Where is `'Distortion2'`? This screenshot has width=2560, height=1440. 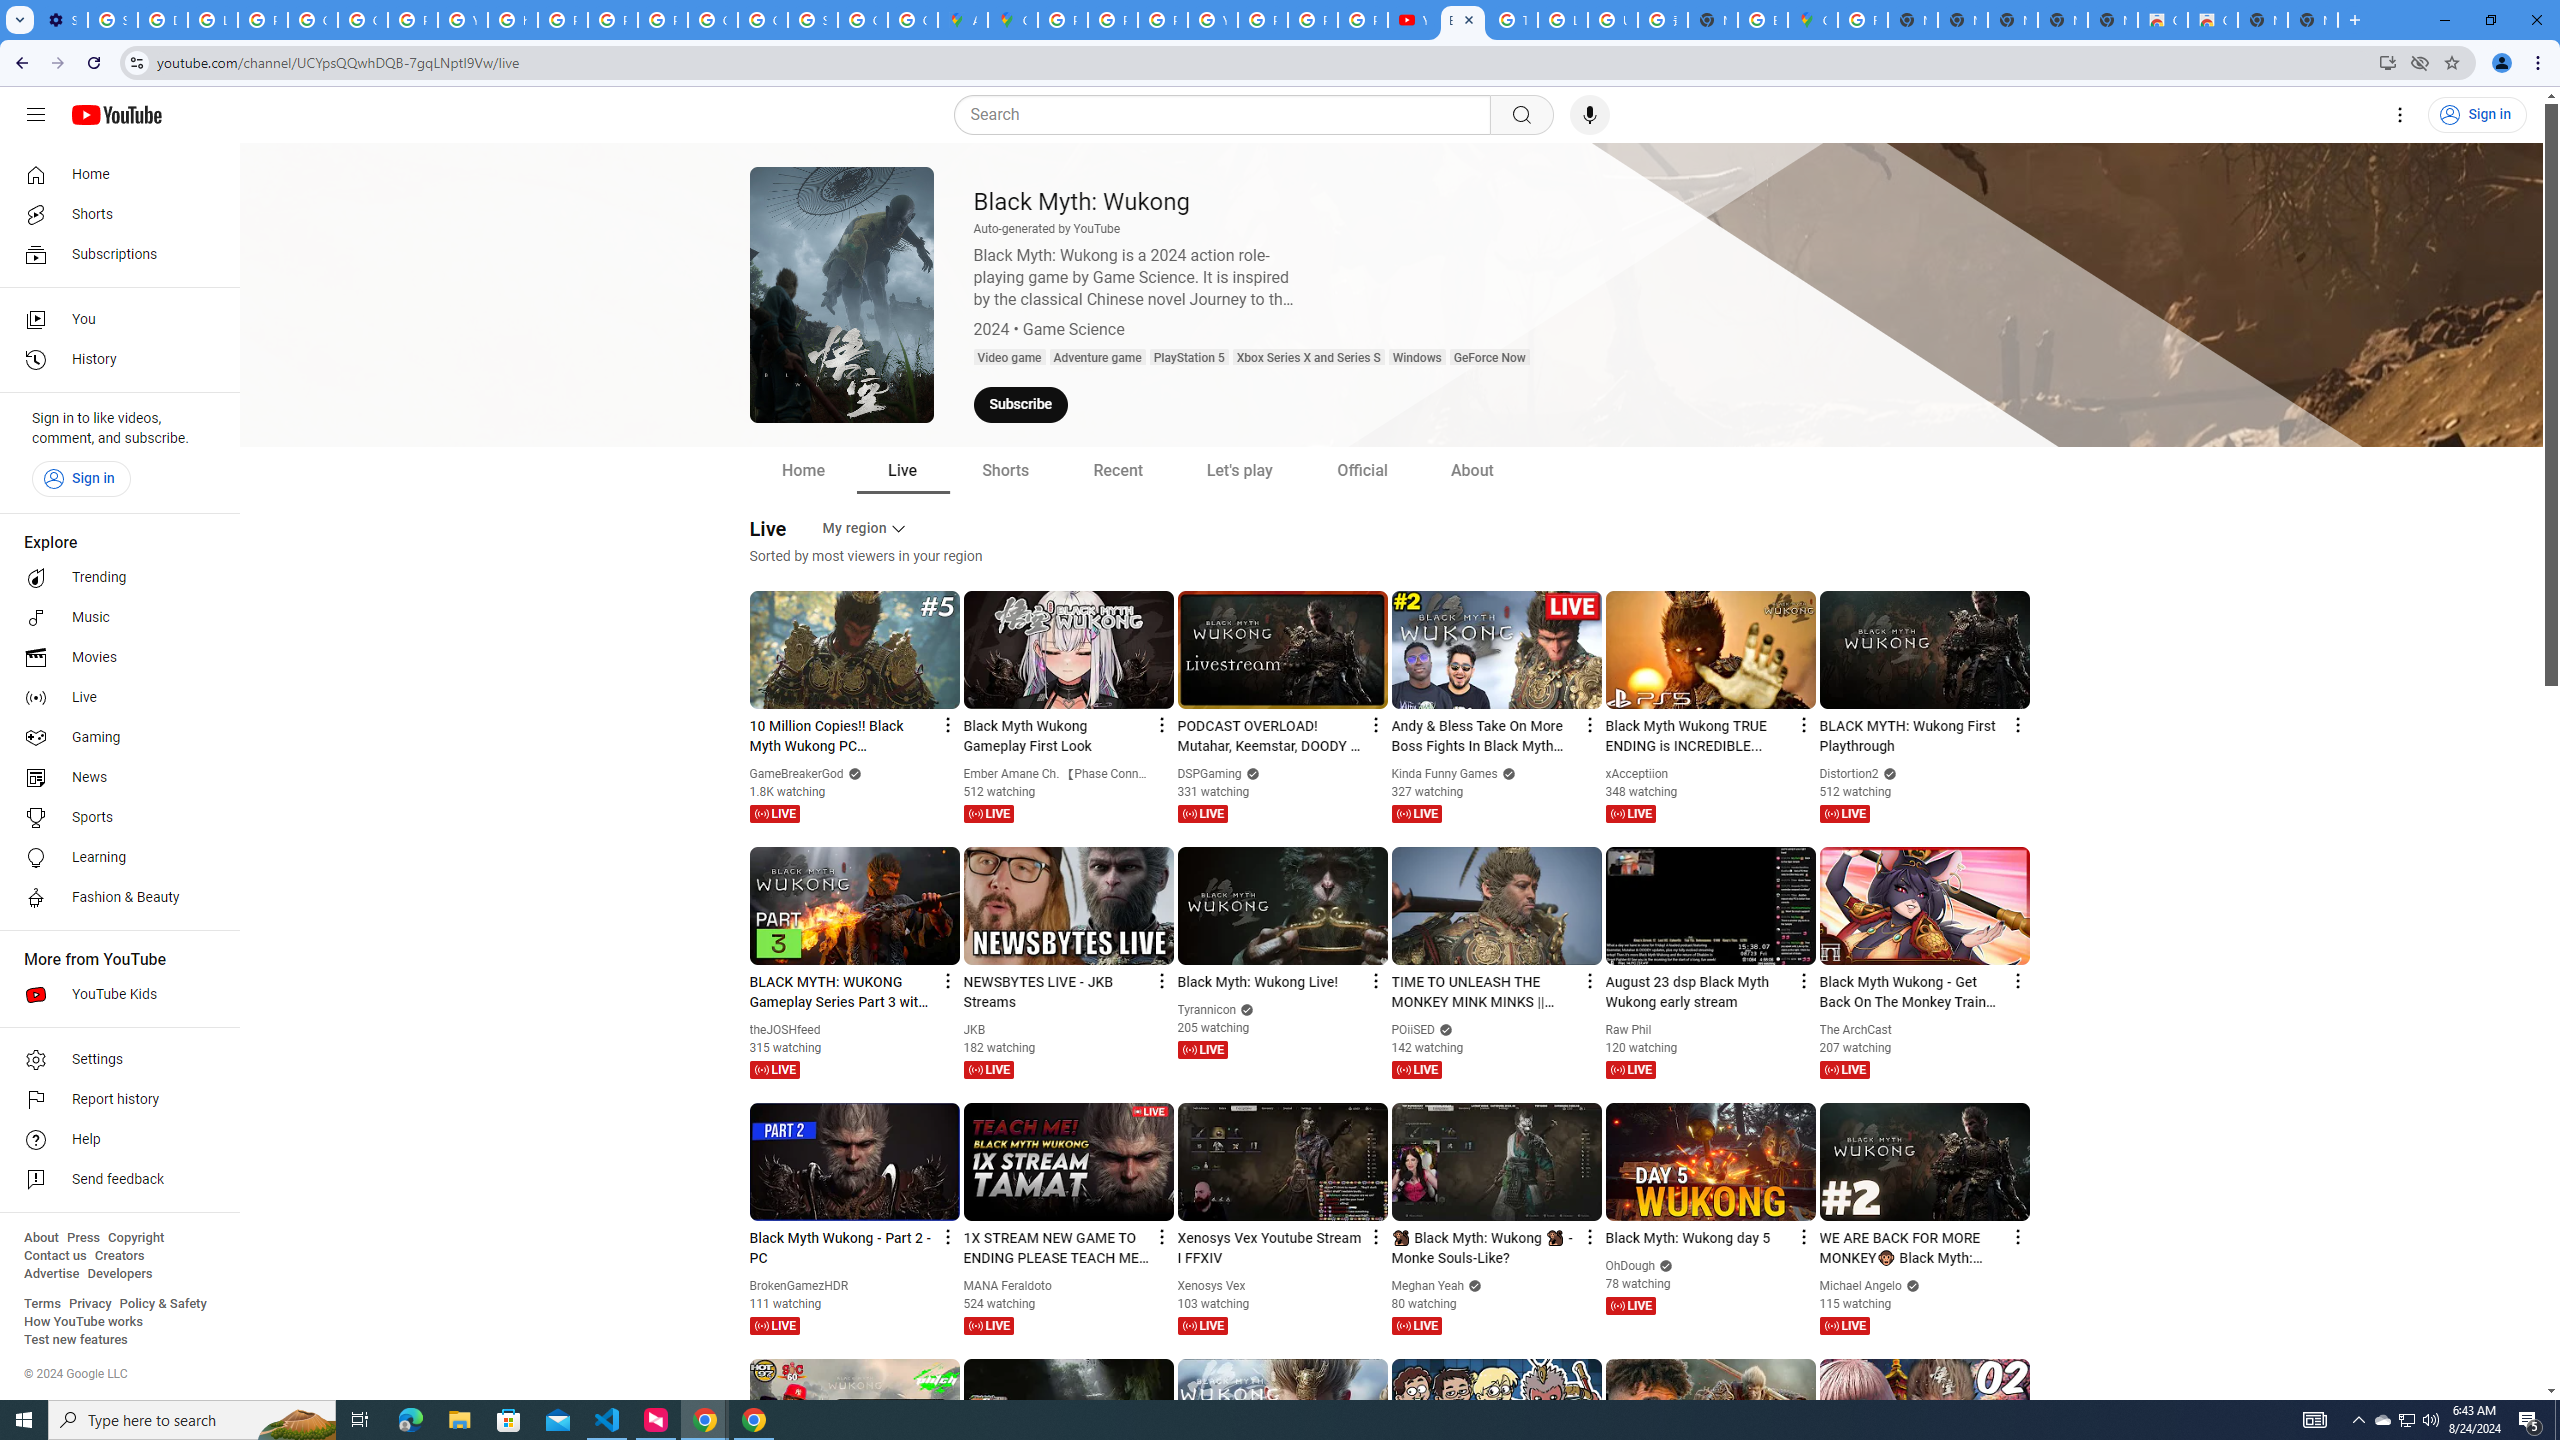 'Distortion2' is located at coordinates (1848, 773).